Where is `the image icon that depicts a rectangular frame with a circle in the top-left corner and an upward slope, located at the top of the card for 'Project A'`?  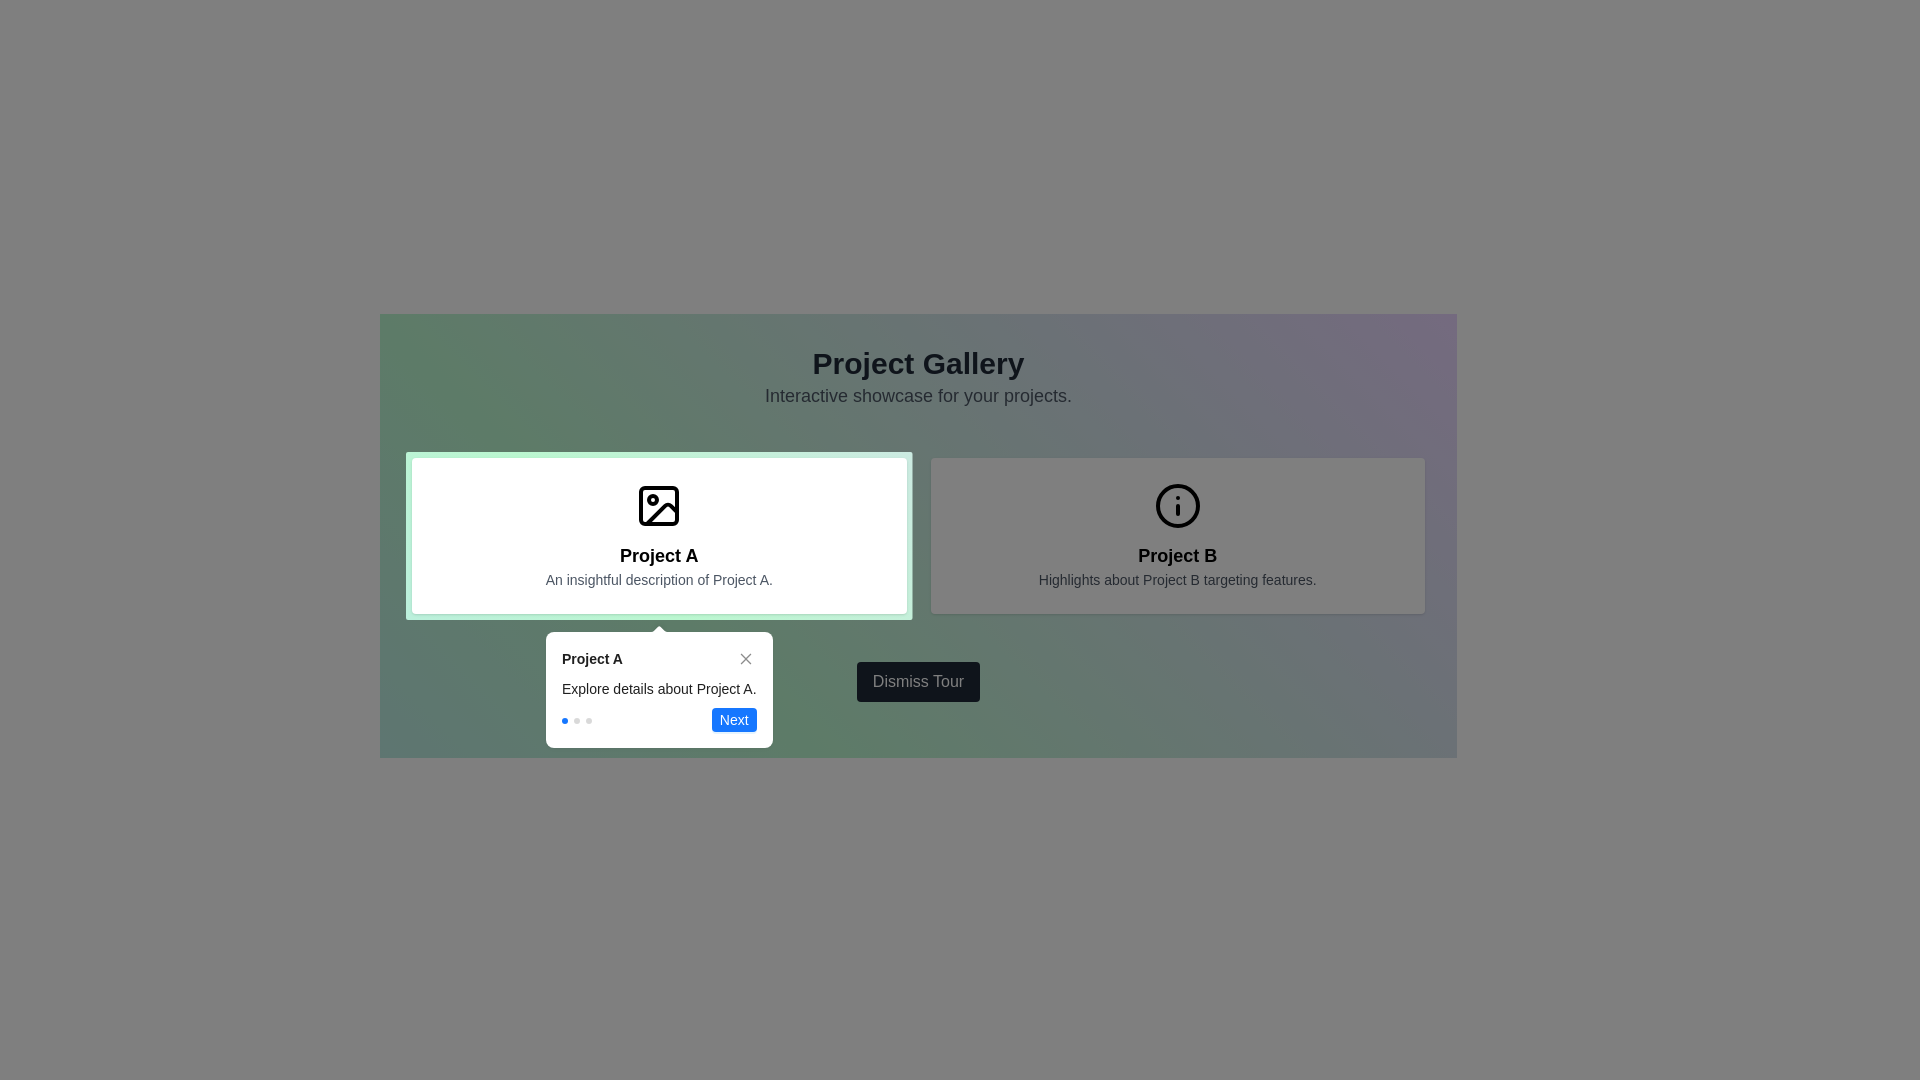 the image icon that depicts a rectangular frame with a circle in the top-left corner and an upward slope, located at the top of the card for 'Project A' is located at coordinates (659, 504).